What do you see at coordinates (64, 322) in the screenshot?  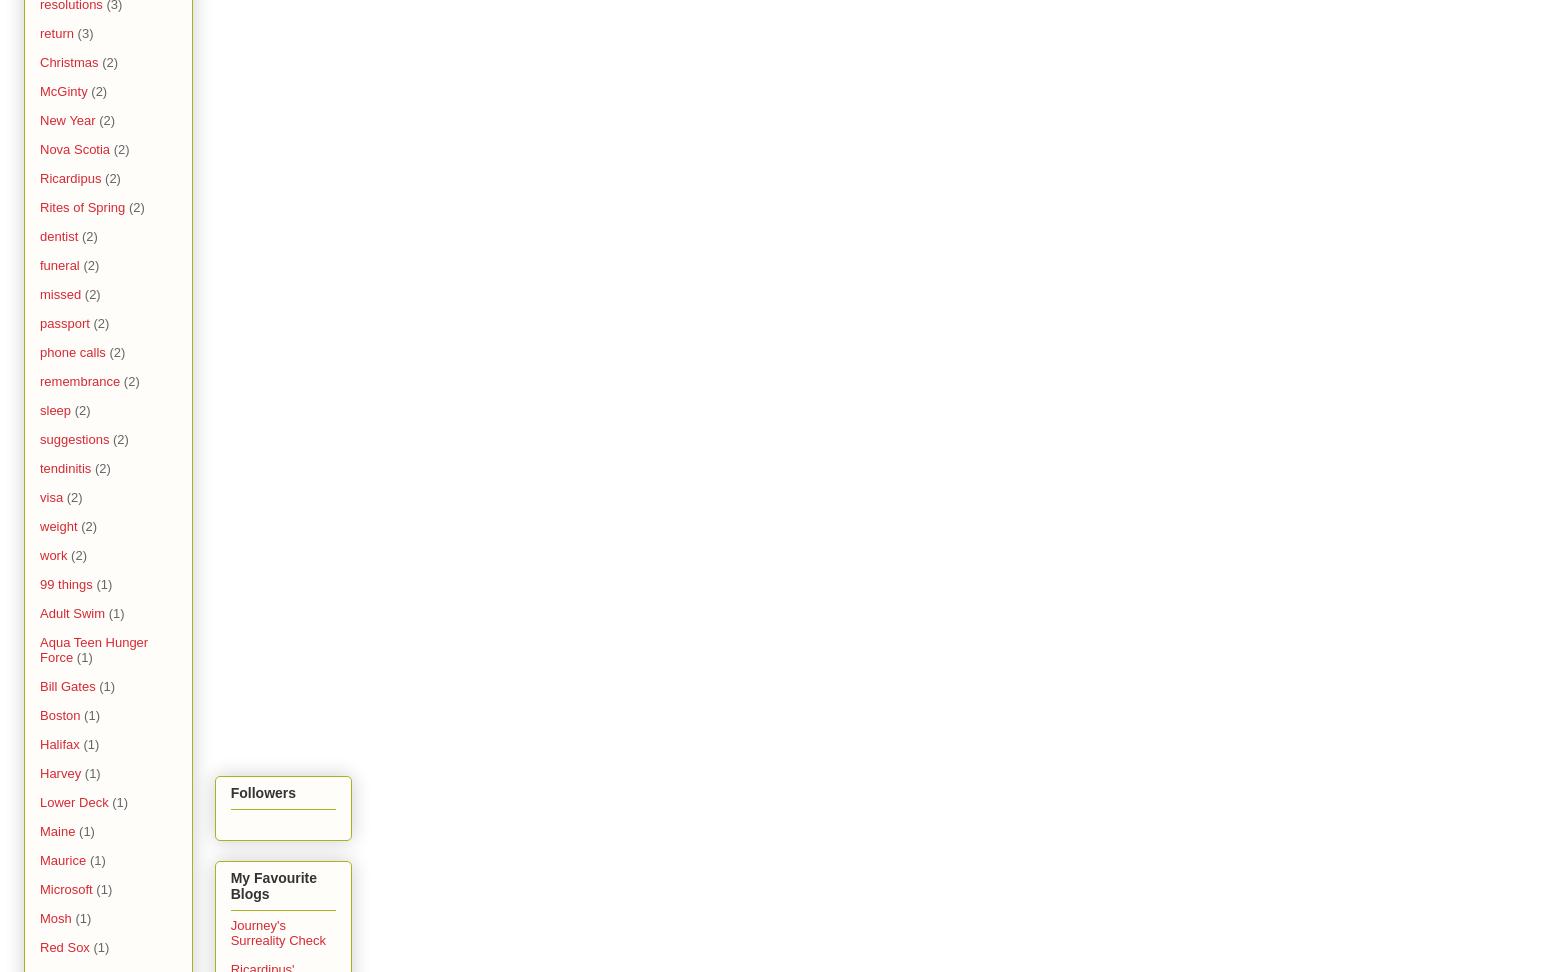 I see `'passport'` at bounding box center [64, 322].